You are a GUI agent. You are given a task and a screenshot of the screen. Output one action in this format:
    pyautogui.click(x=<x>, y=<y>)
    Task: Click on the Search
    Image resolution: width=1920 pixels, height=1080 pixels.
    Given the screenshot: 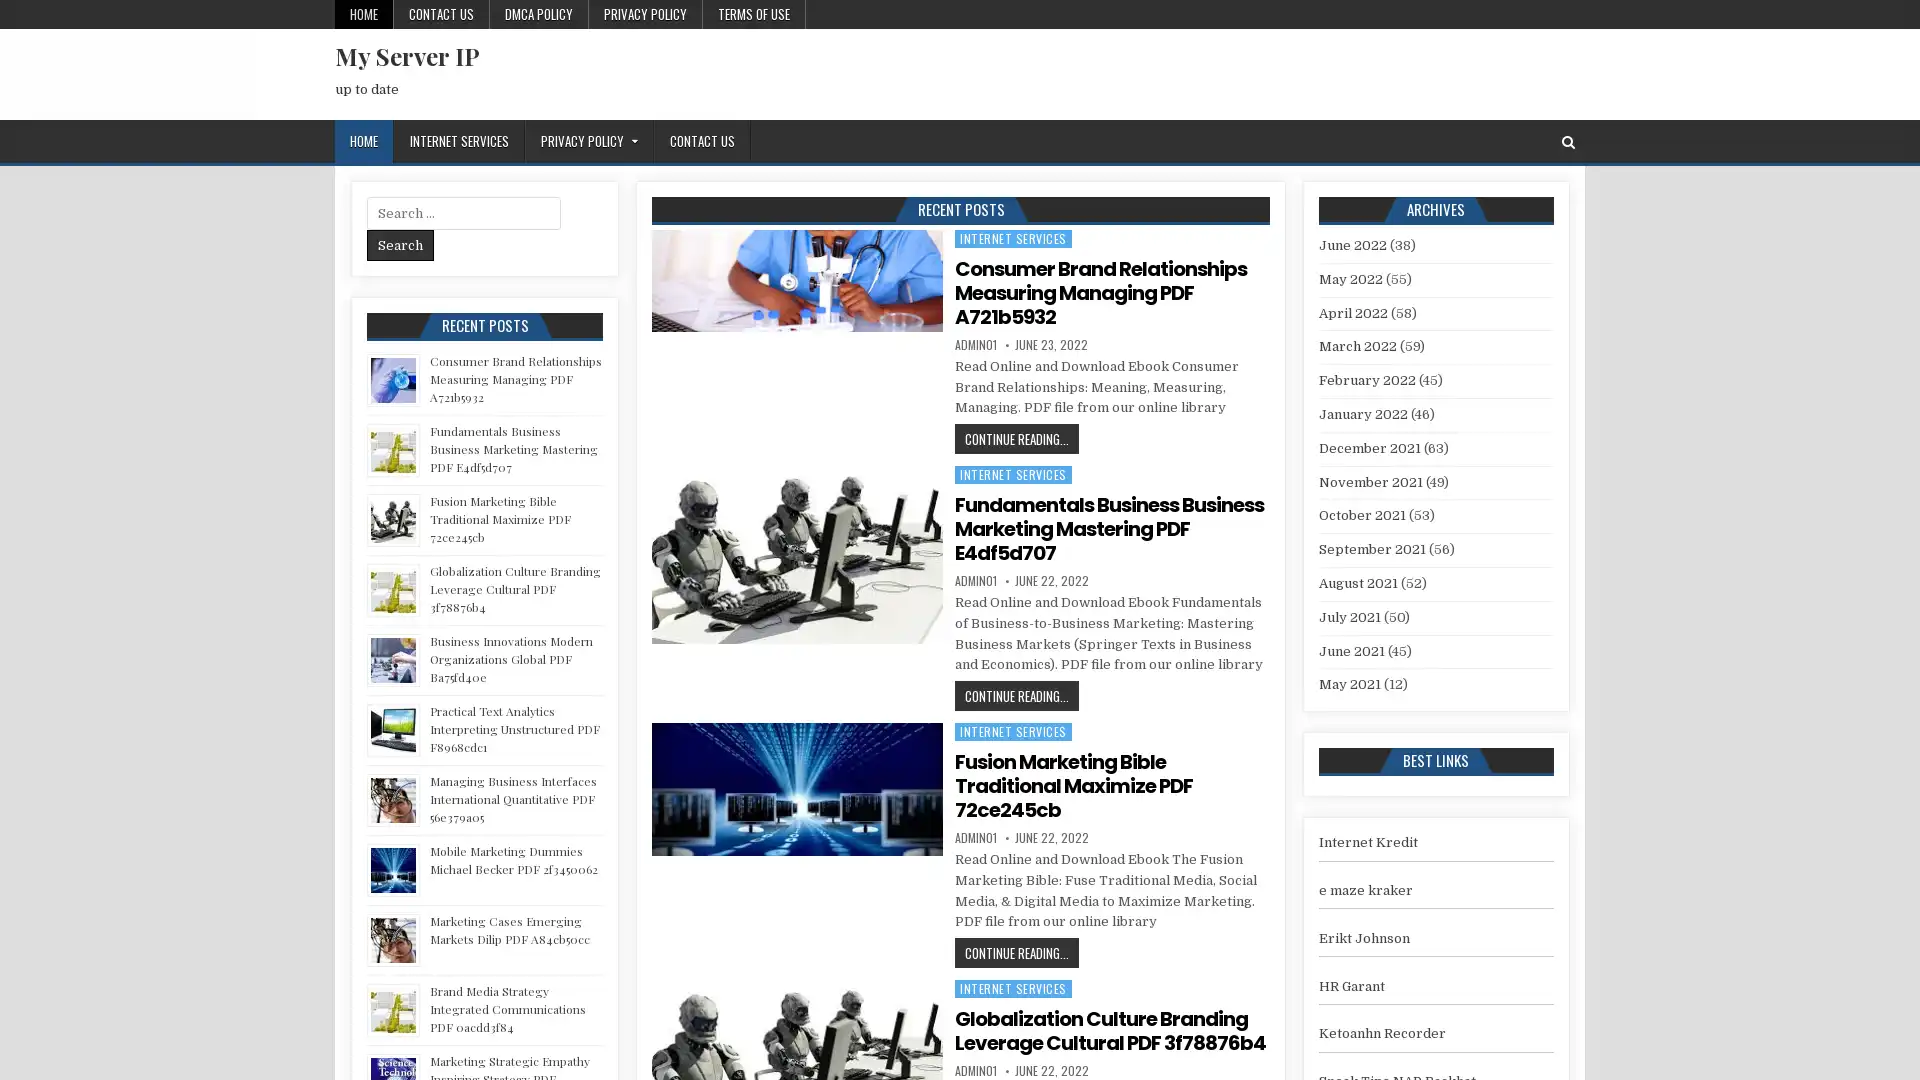 What is the action you would take?
    pyautogui.click(x=400, y=244)
    